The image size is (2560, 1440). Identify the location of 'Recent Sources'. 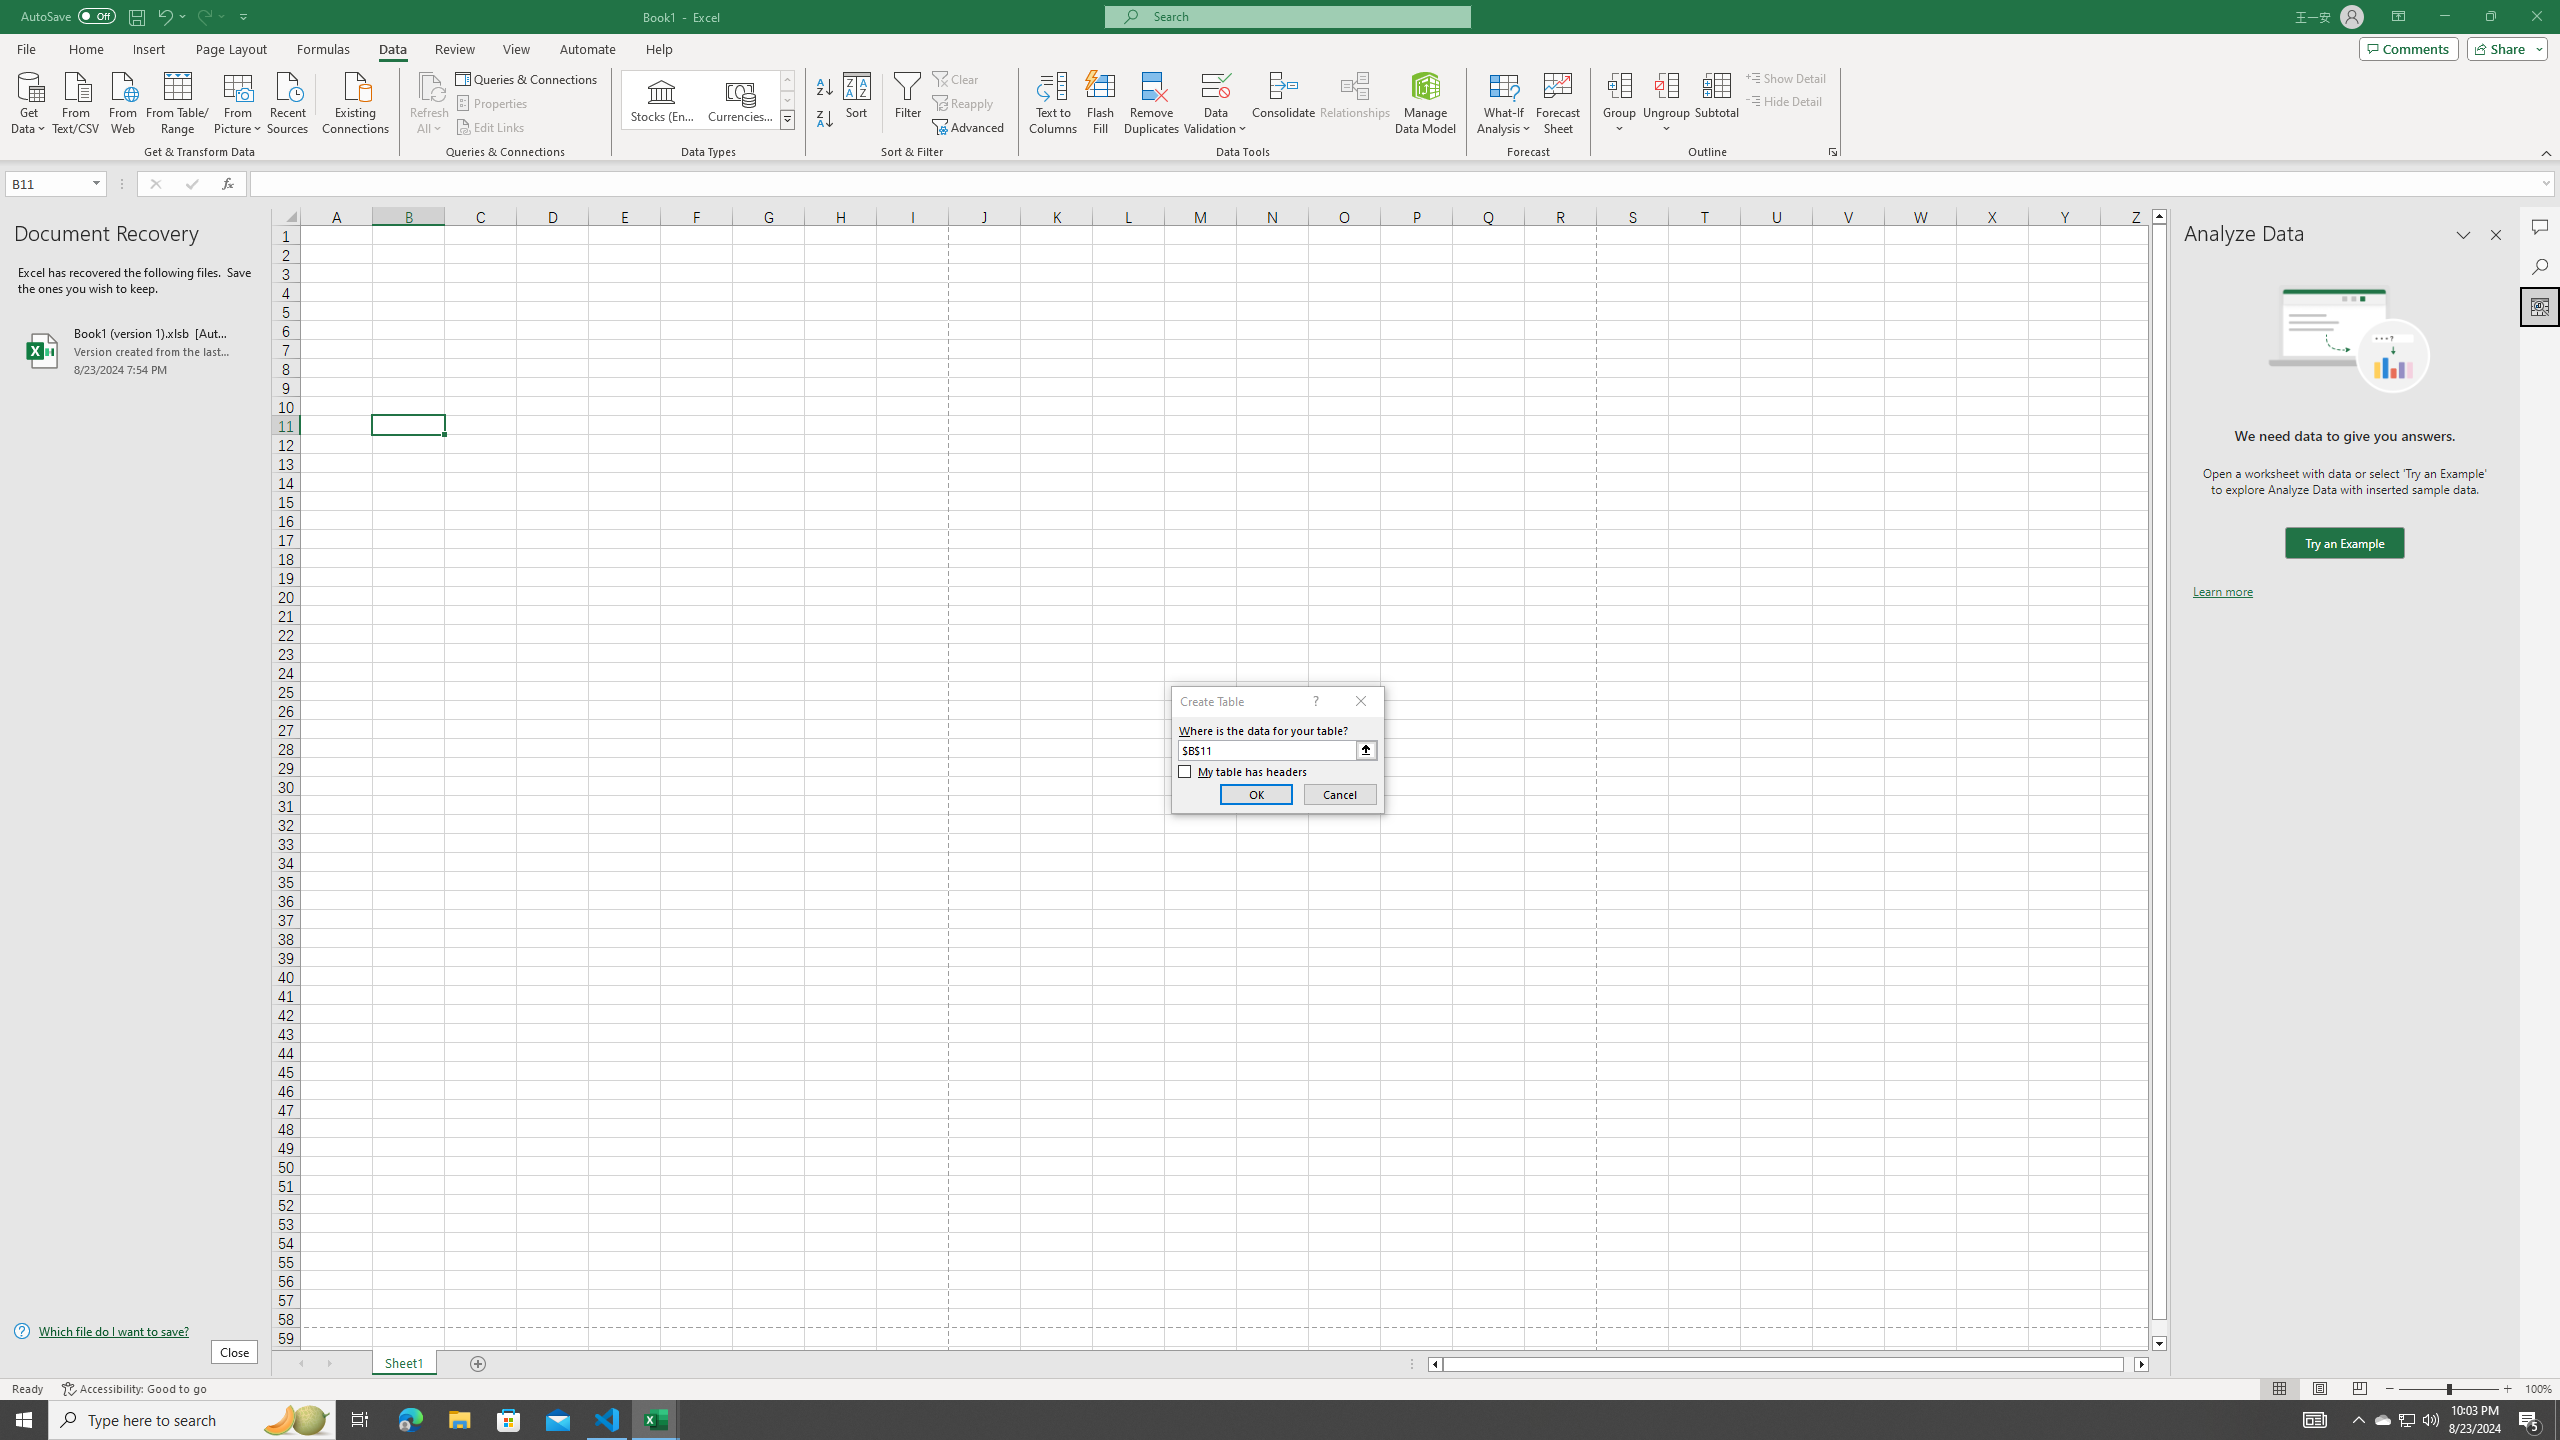
(288, 100).